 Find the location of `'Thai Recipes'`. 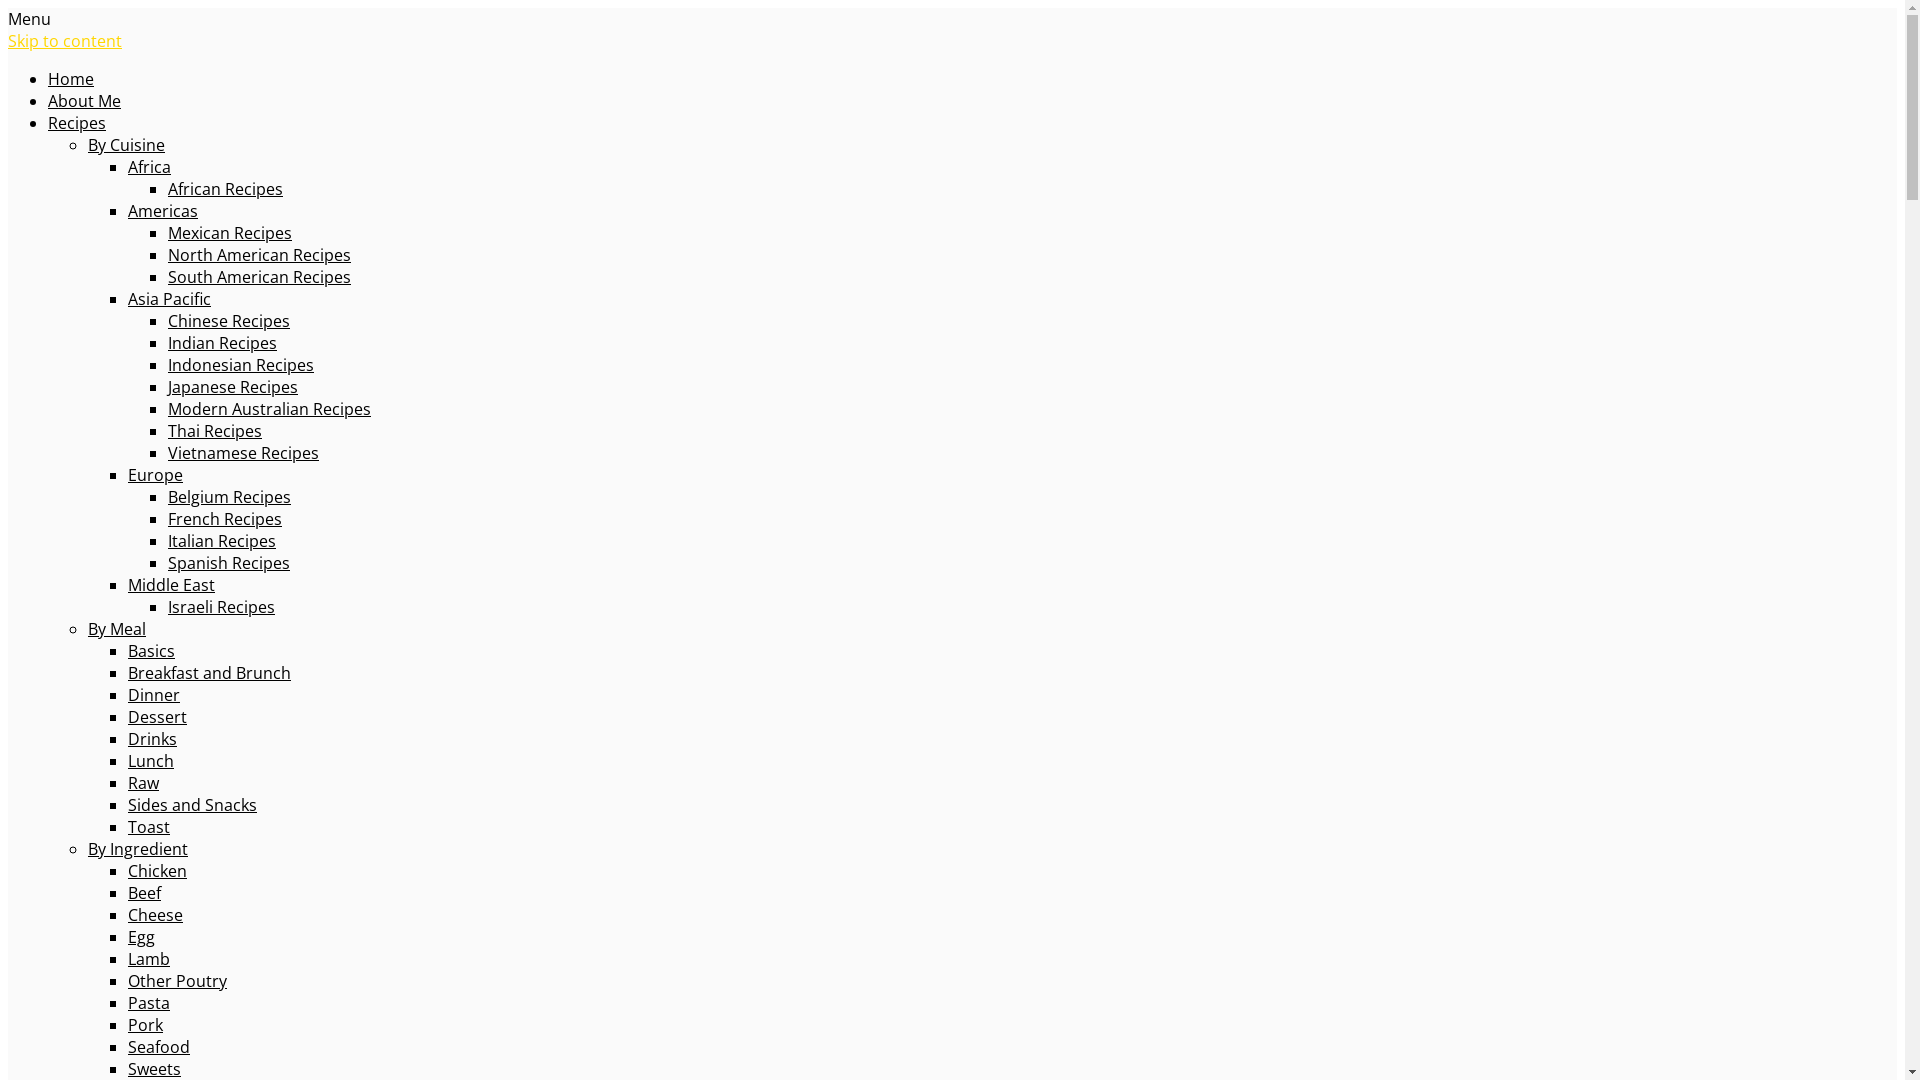

'Thai Recipes' is located at coordinates (168, 430).